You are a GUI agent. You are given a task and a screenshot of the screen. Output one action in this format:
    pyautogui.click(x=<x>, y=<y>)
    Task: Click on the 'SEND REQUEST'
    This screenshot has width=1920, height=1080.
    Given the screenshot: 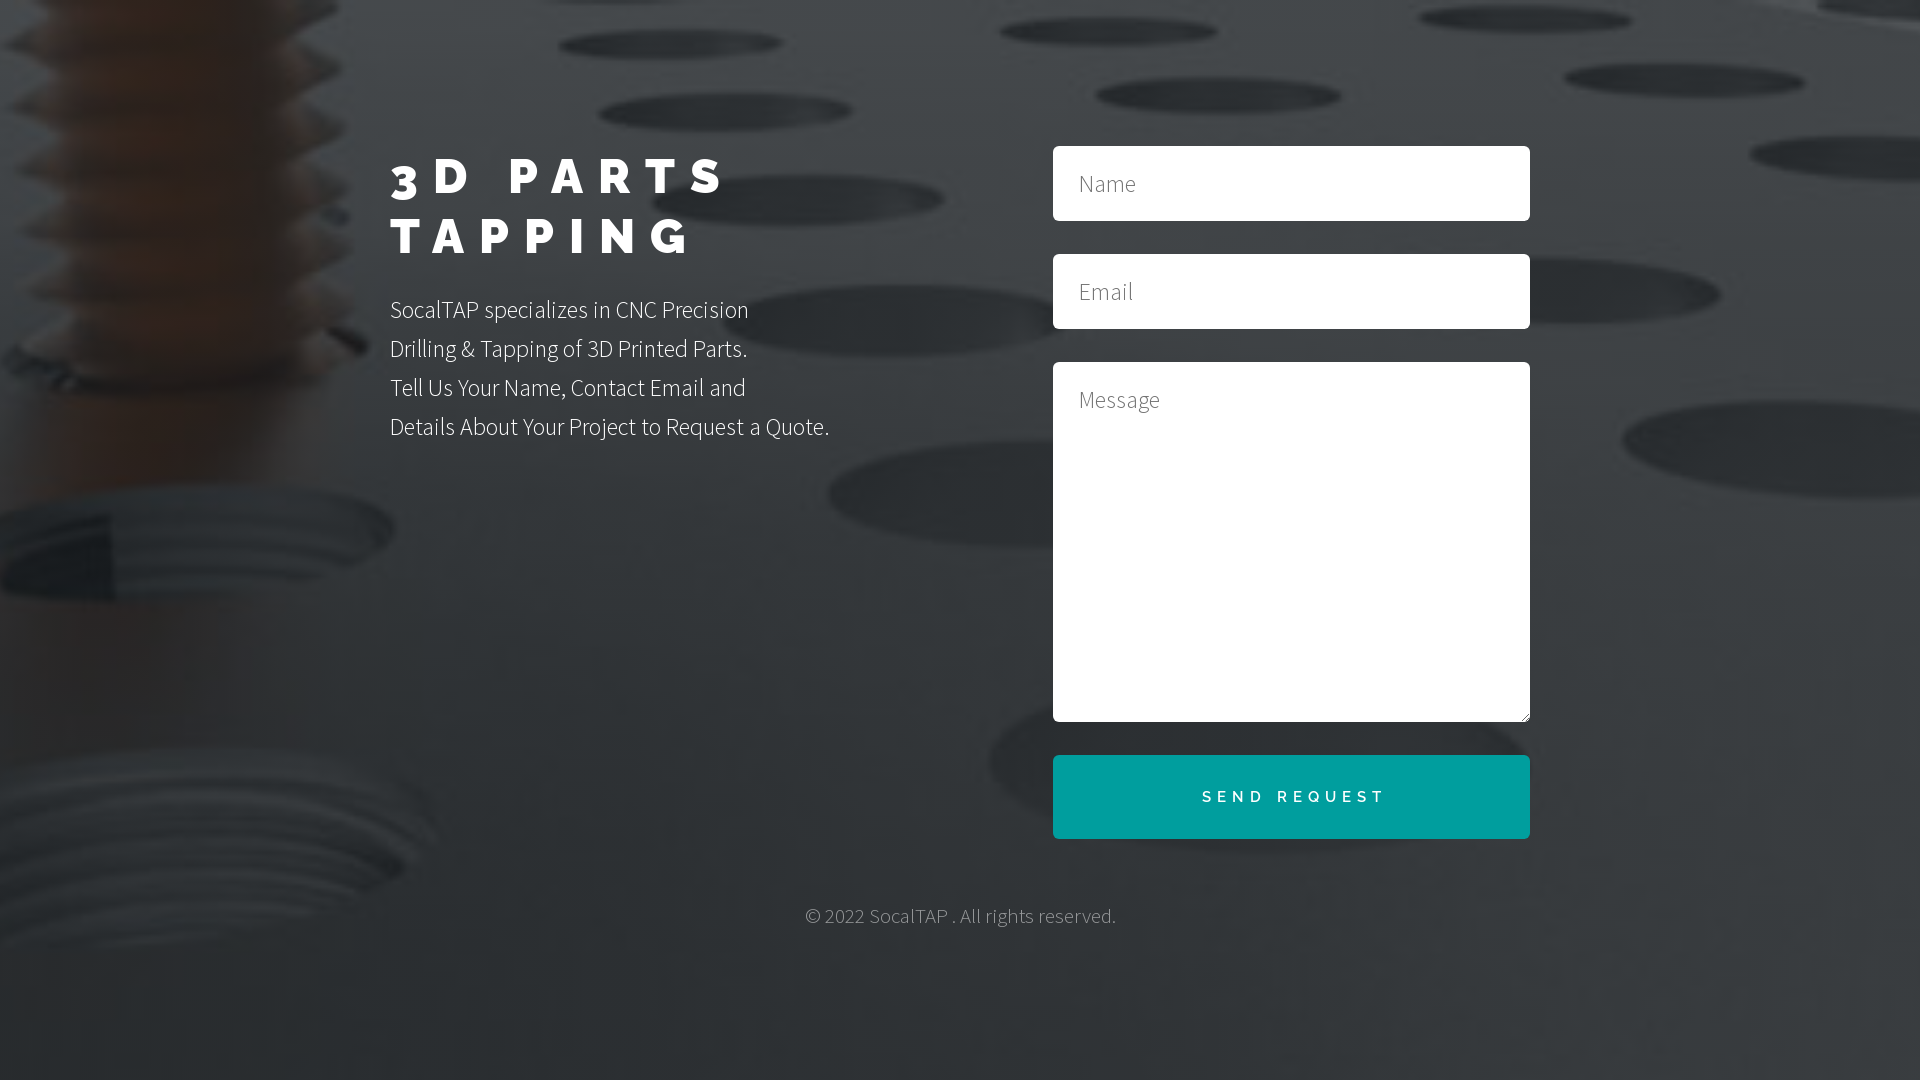 What is the action you would take?
    pyautogui.click(x=1291, y=796)
    